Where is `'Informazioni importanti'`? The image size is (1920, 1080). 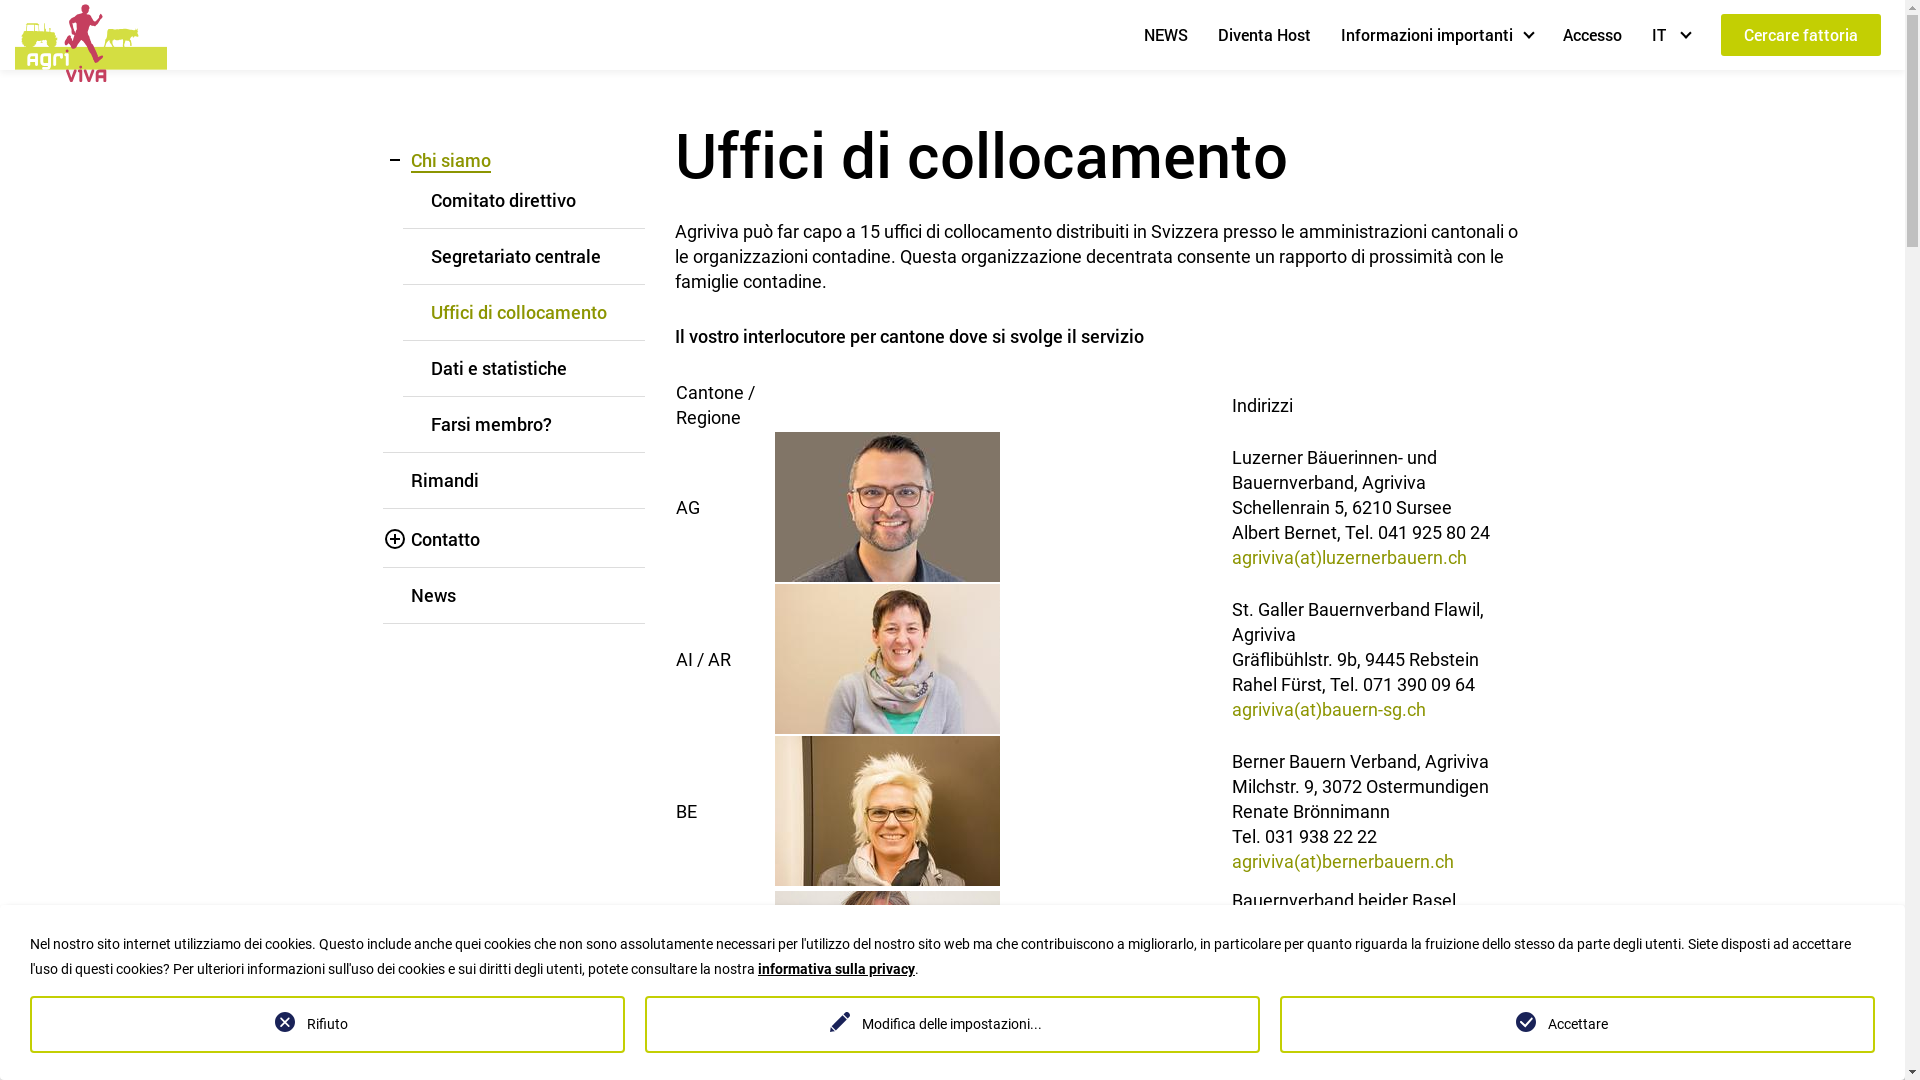 'Informazioni importanti' is located at coordinates (1435, 34).